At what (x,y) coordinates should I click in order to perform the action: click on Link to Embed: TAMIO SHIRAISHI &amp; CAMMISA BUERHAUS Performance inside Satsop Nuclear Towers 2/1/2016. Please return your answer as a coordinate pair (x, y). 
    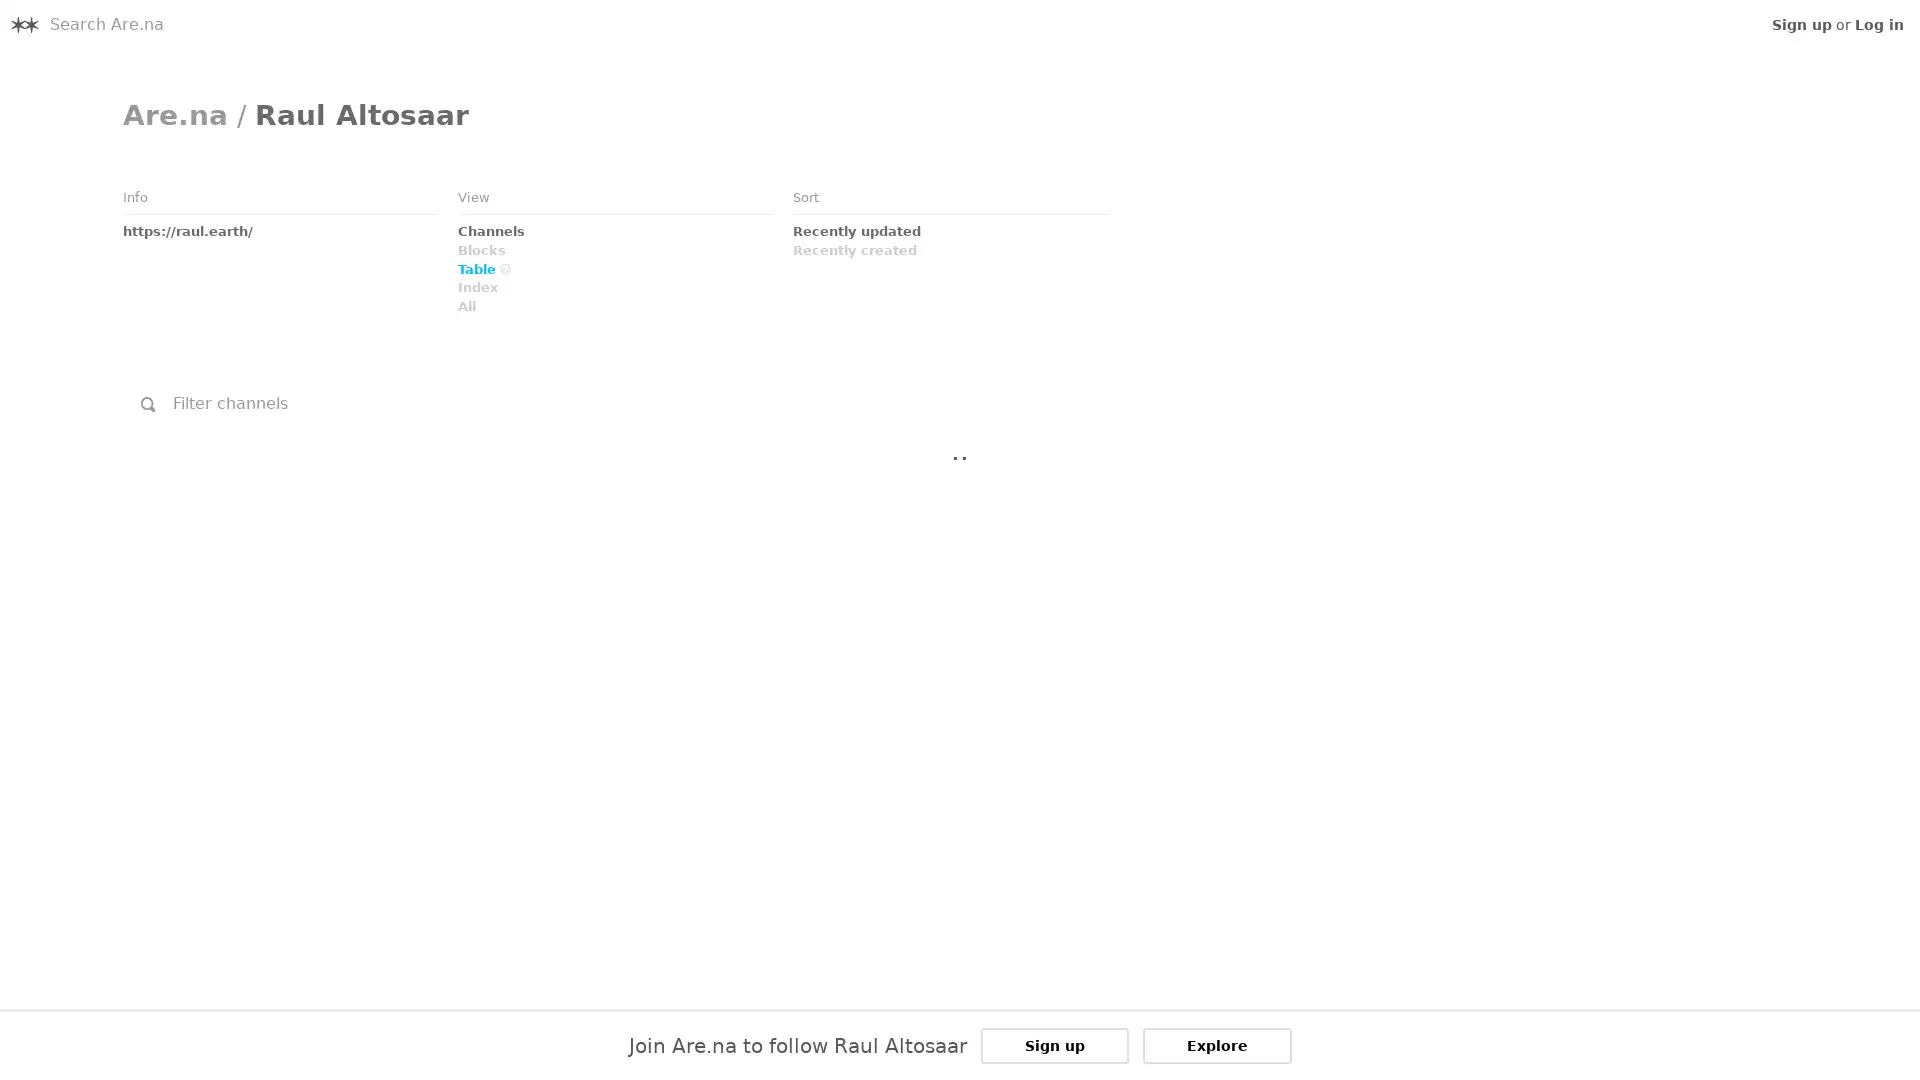
    Looking at the image, I should click on (1284, 595).